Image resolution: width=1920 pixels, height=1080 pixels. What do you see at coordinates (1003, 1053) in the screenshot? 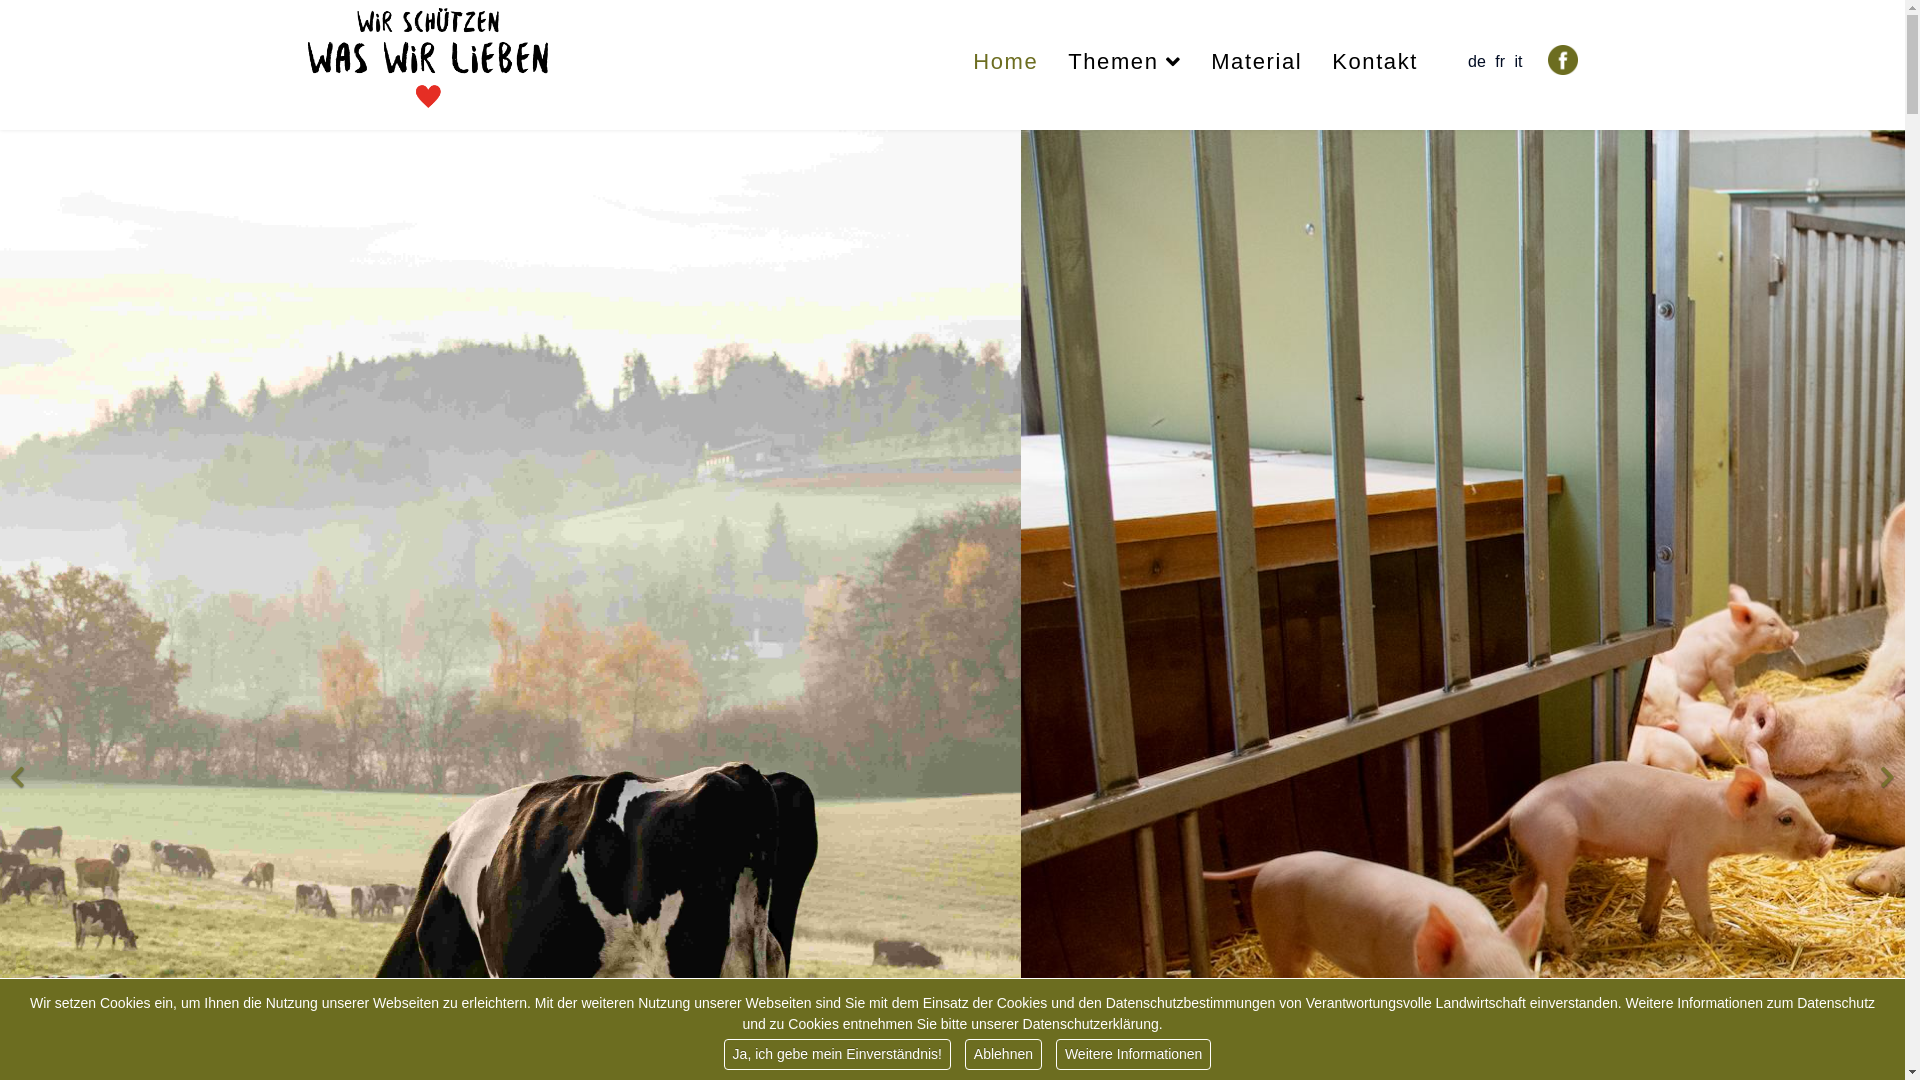
I see `'Ablehnen'` at bounding box center [1003, 1053].